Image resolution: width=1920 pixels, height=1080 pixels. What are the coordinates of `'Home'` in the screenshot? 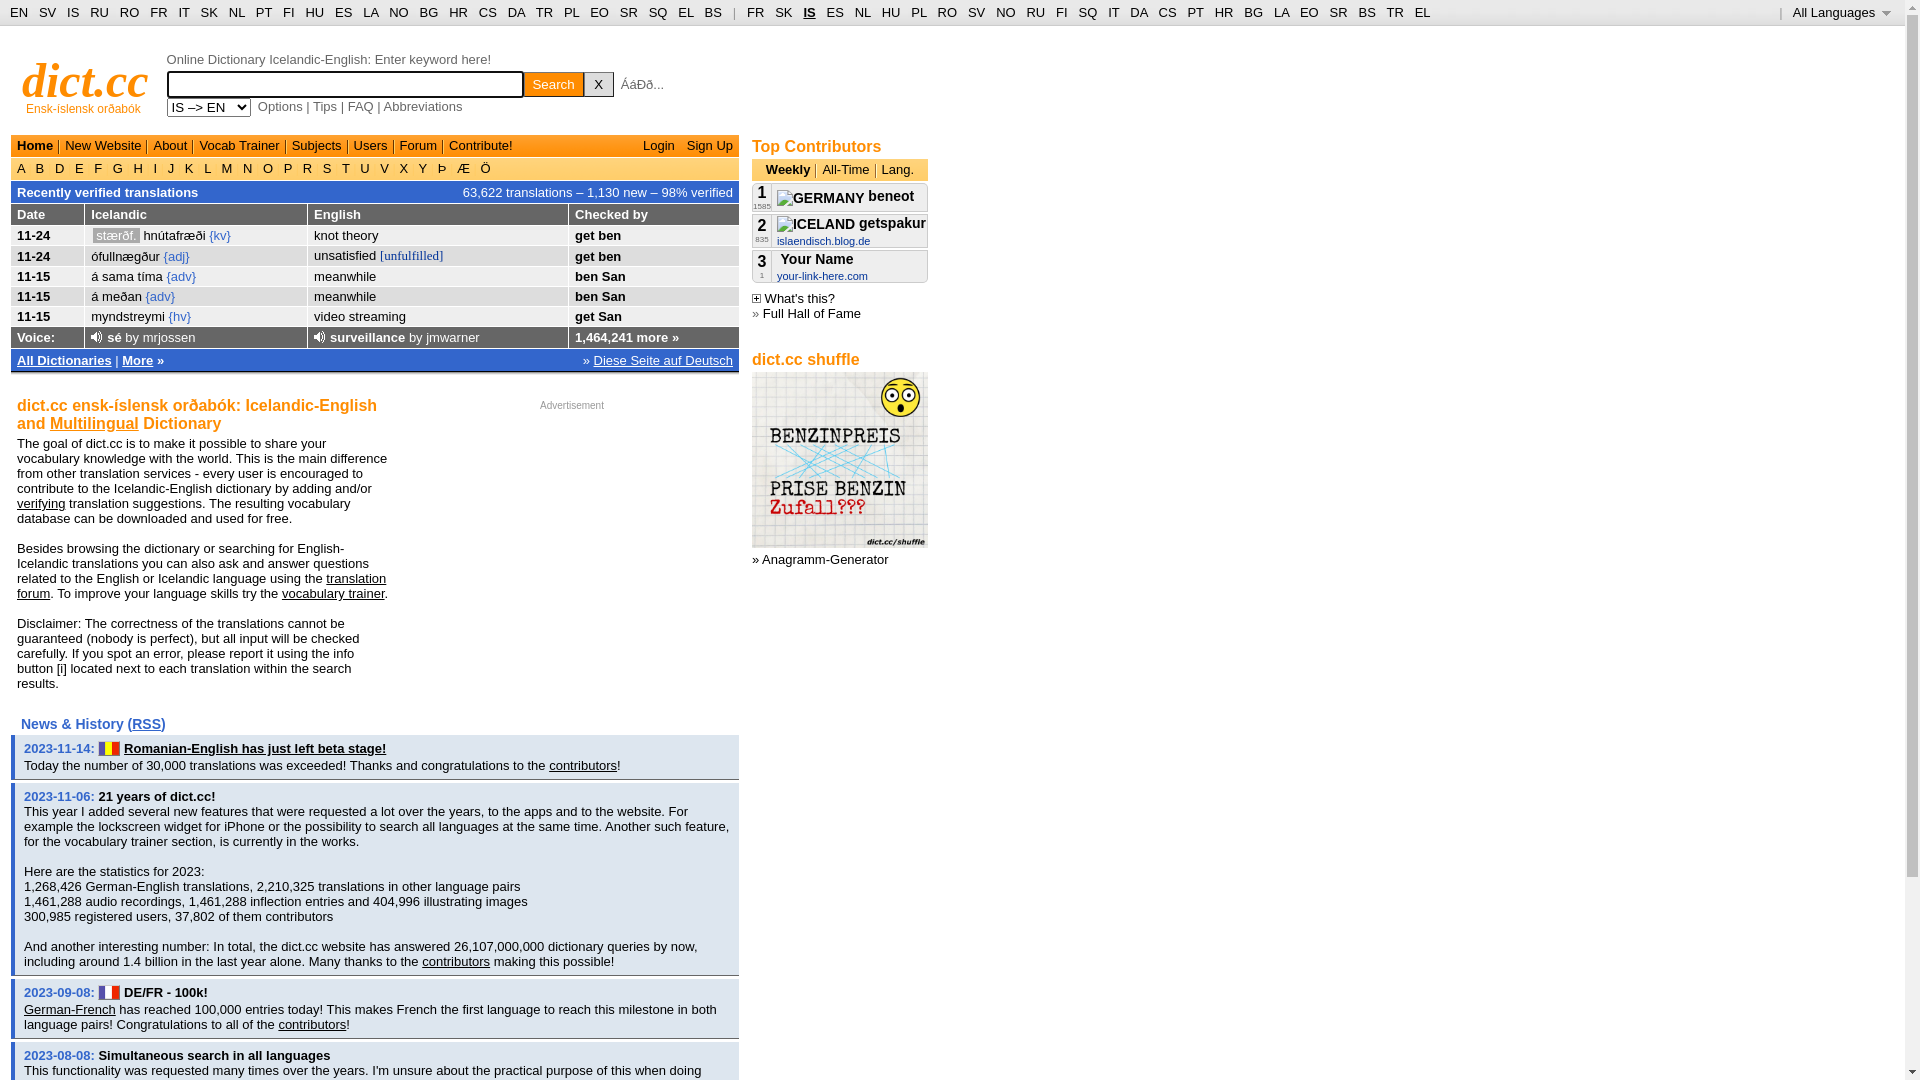 It's located at (34, 144).